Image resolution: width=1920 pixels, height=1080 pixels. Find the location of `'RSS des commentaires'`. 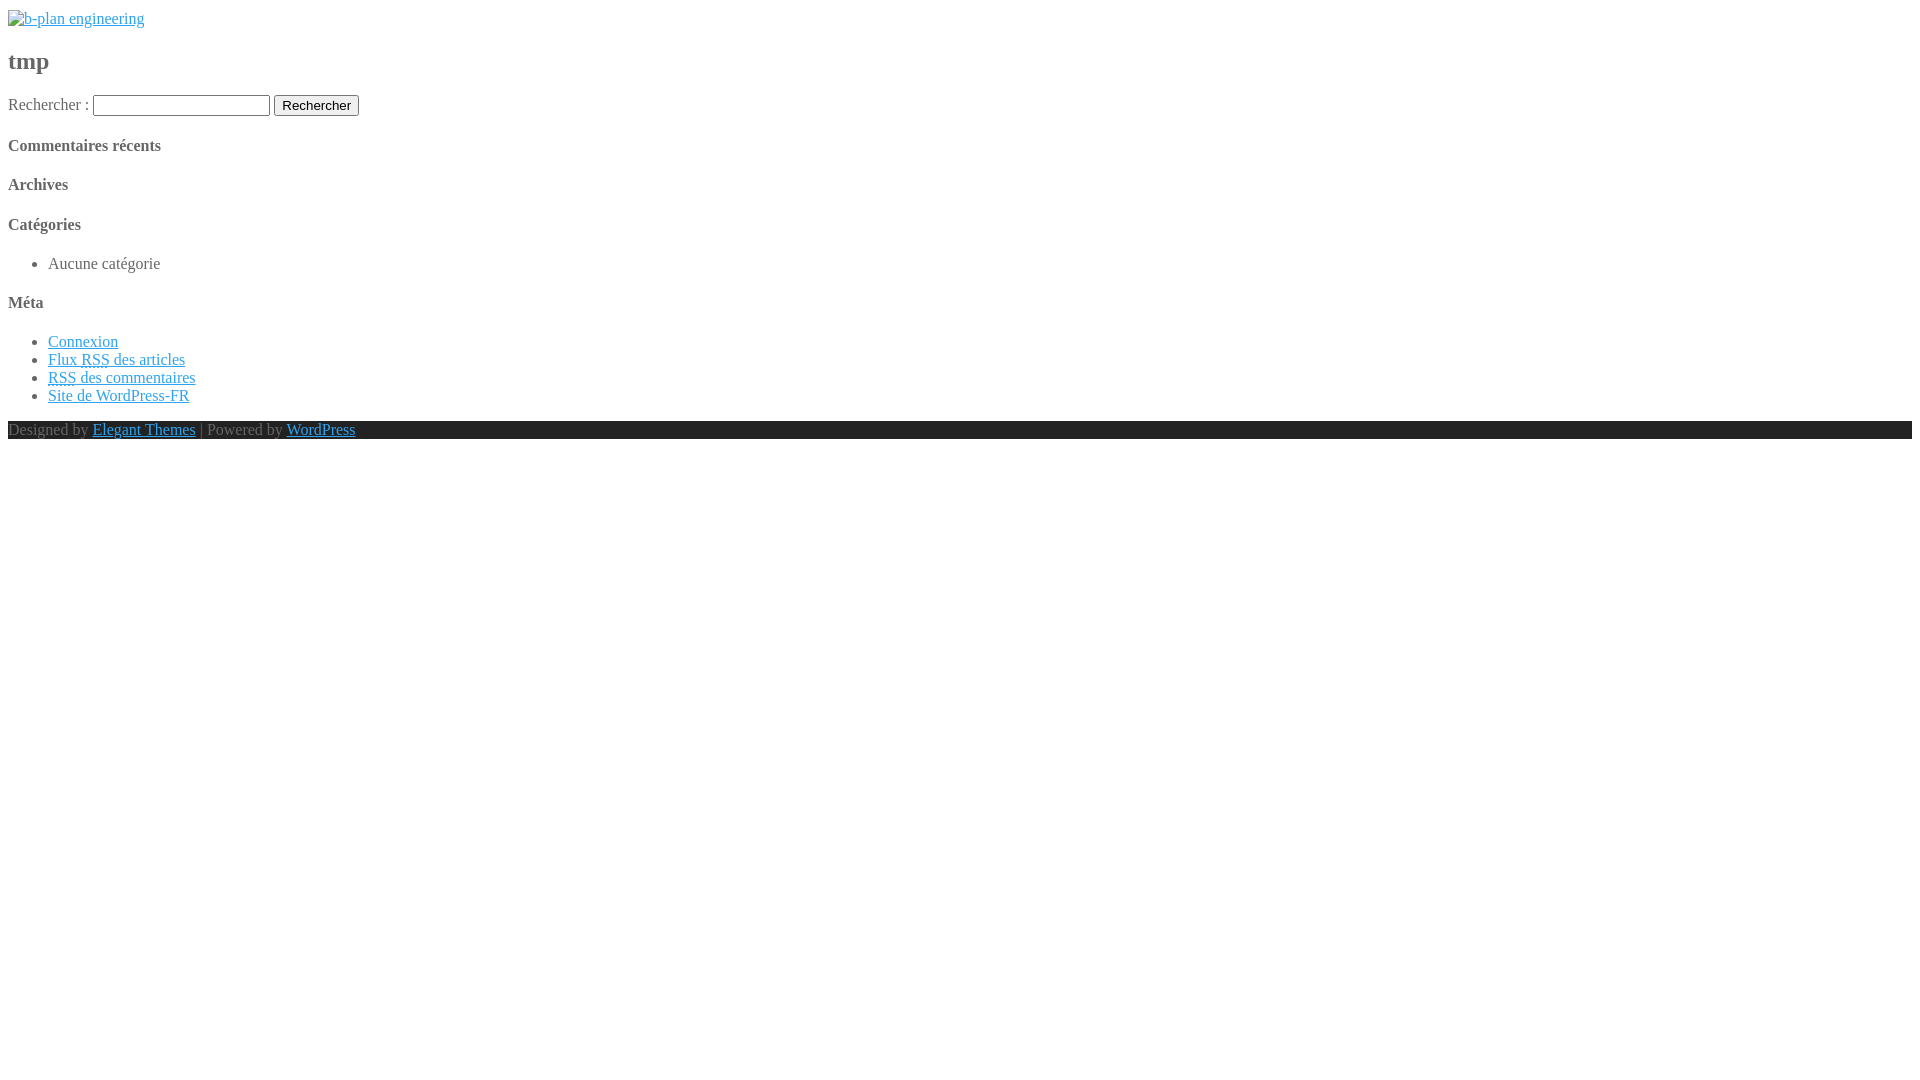

'RSS des commentaires' is located at coordinates (120, 377).